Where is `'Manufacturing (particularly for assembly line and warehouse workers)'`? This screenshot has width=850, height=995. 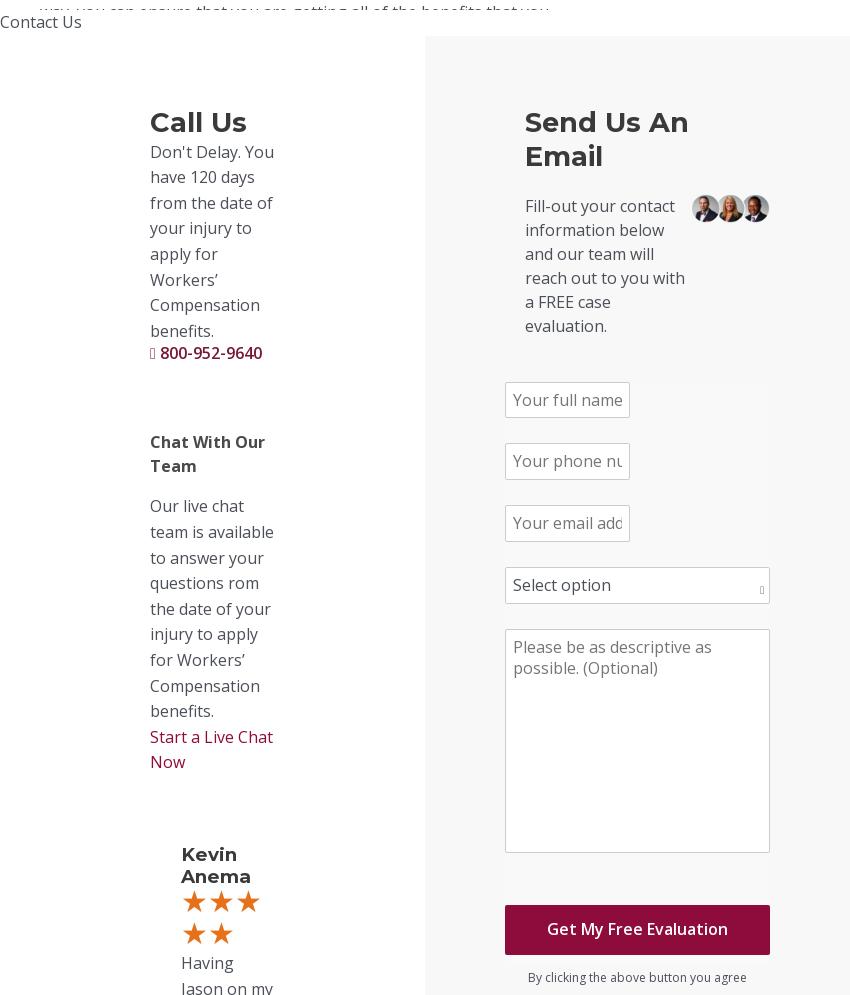
'Manufacturing (particularly for assembly line and warehouse workers)' is located at coordinates (317, 901).